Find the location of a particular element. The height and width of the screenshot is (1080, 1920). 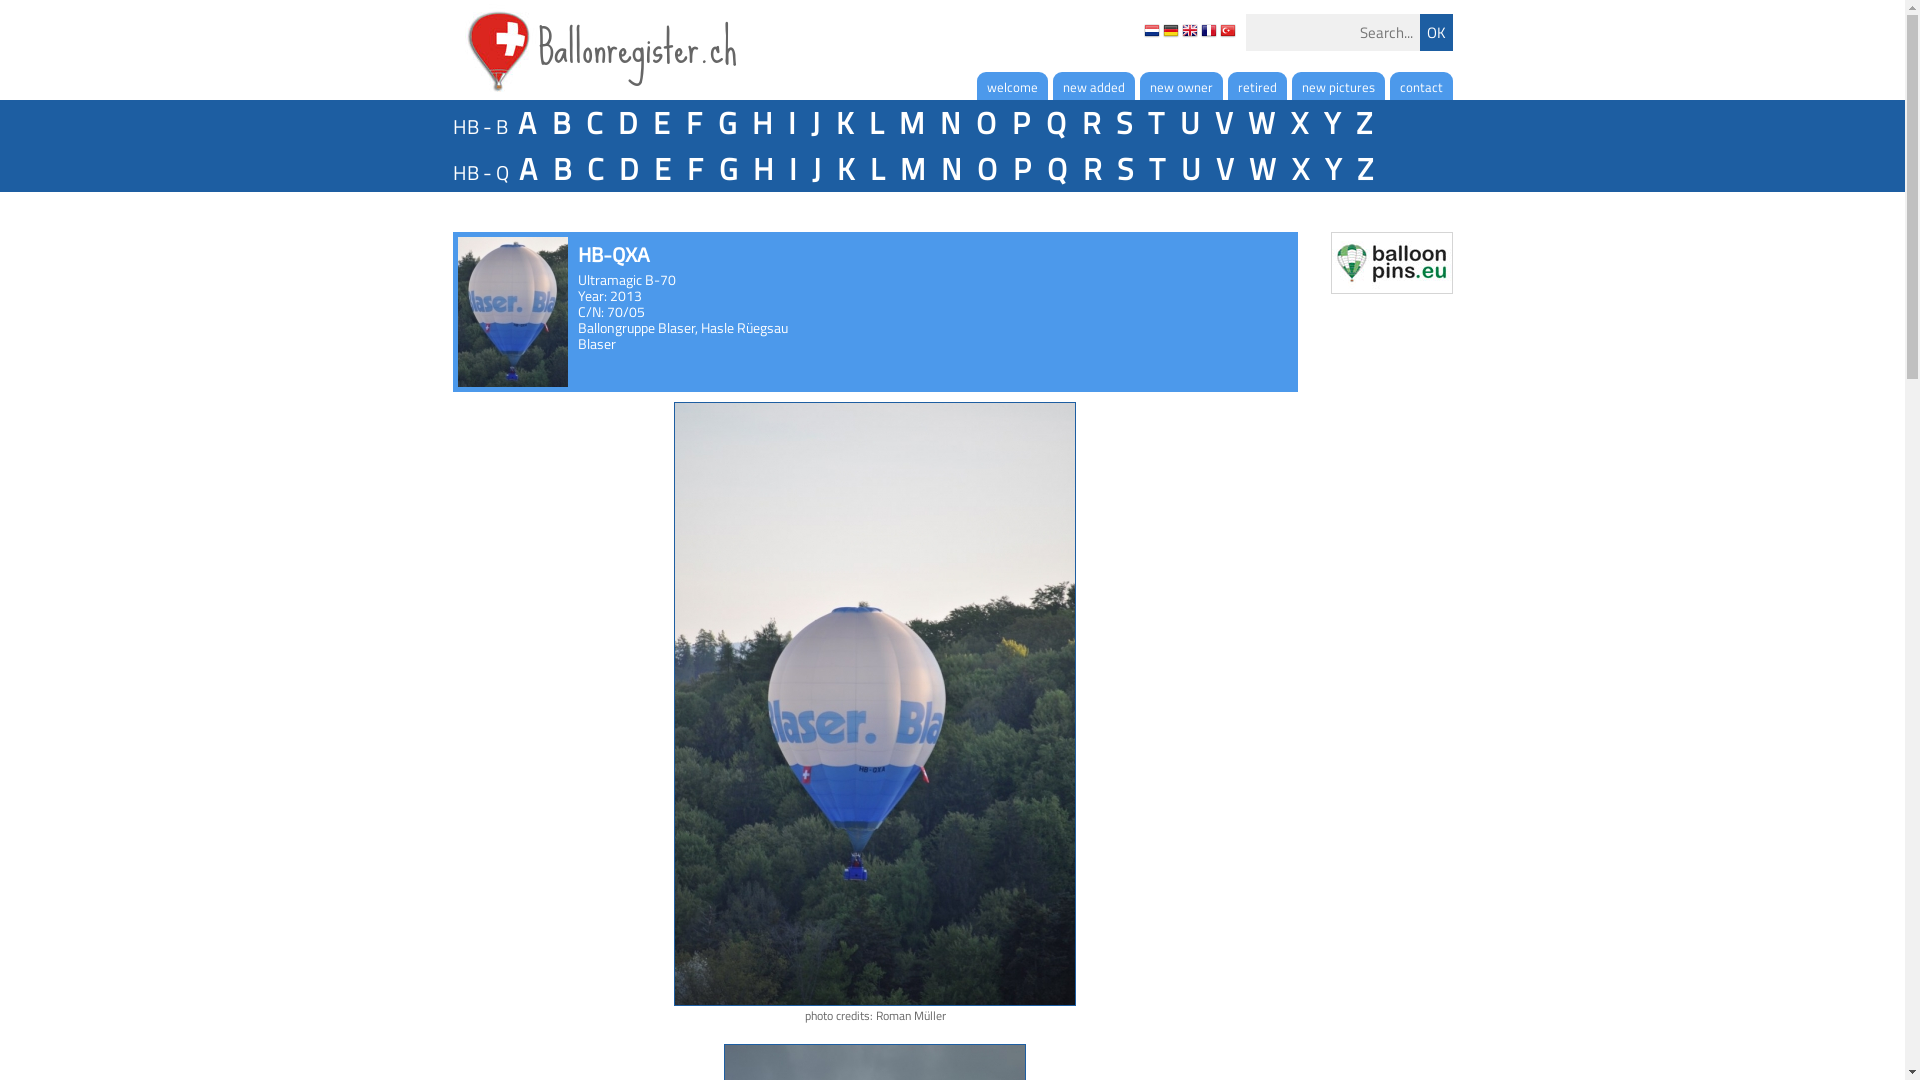

'E' is located at coordinates (662, 168).